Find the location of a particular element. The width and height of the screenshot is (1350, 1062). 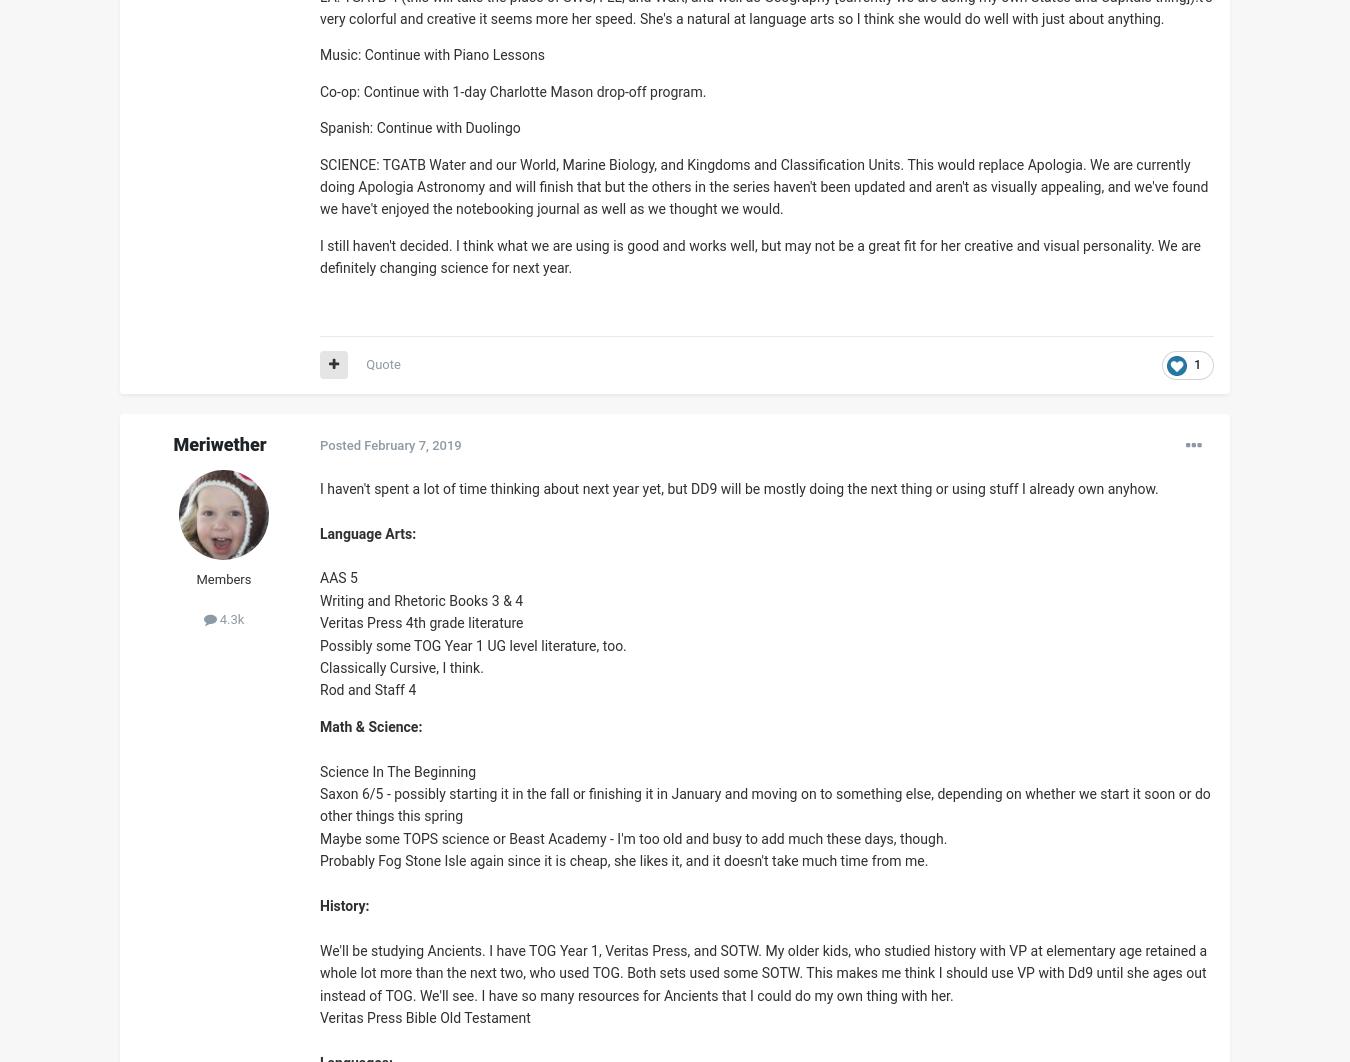

'4.3k' is located at coordinates (216, 618).